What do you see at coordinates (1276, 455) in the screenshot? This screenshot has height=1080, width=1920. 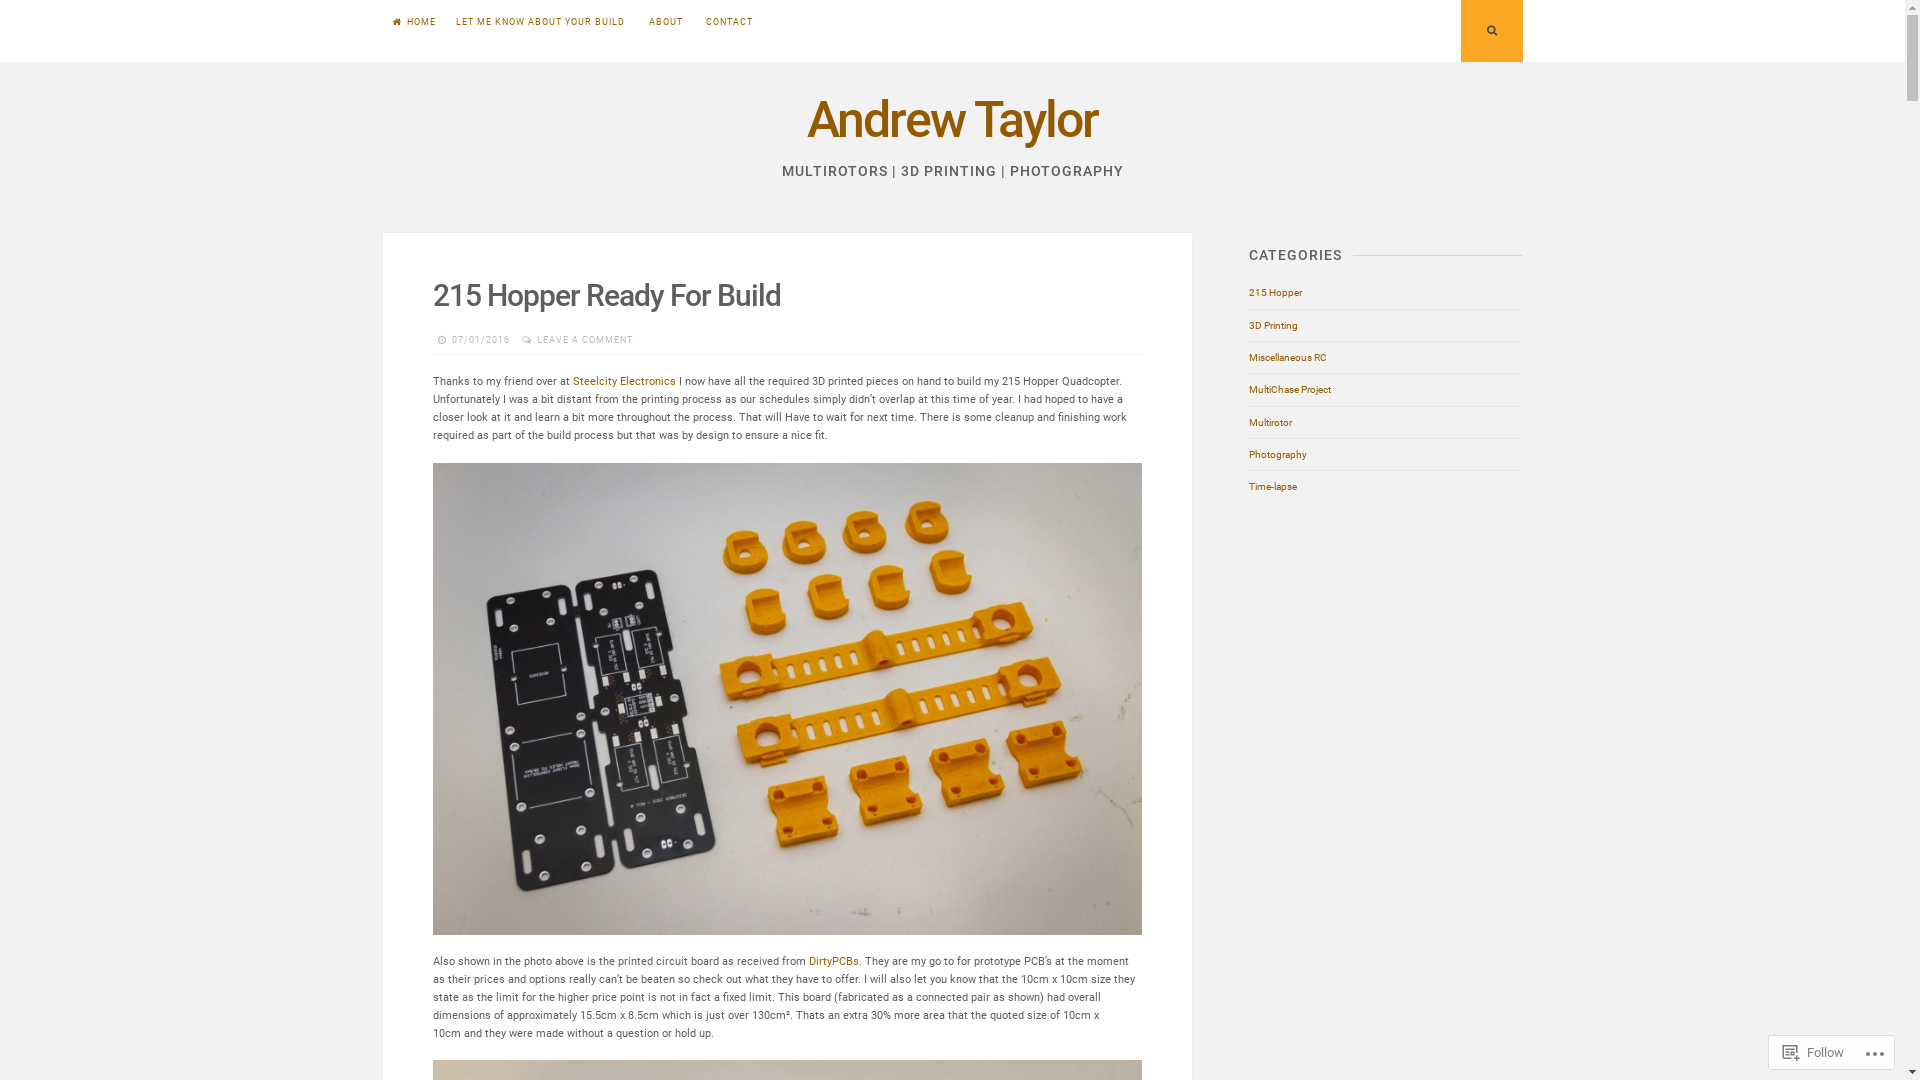 I see `'Photography'` at bounding box center [1276, 455].